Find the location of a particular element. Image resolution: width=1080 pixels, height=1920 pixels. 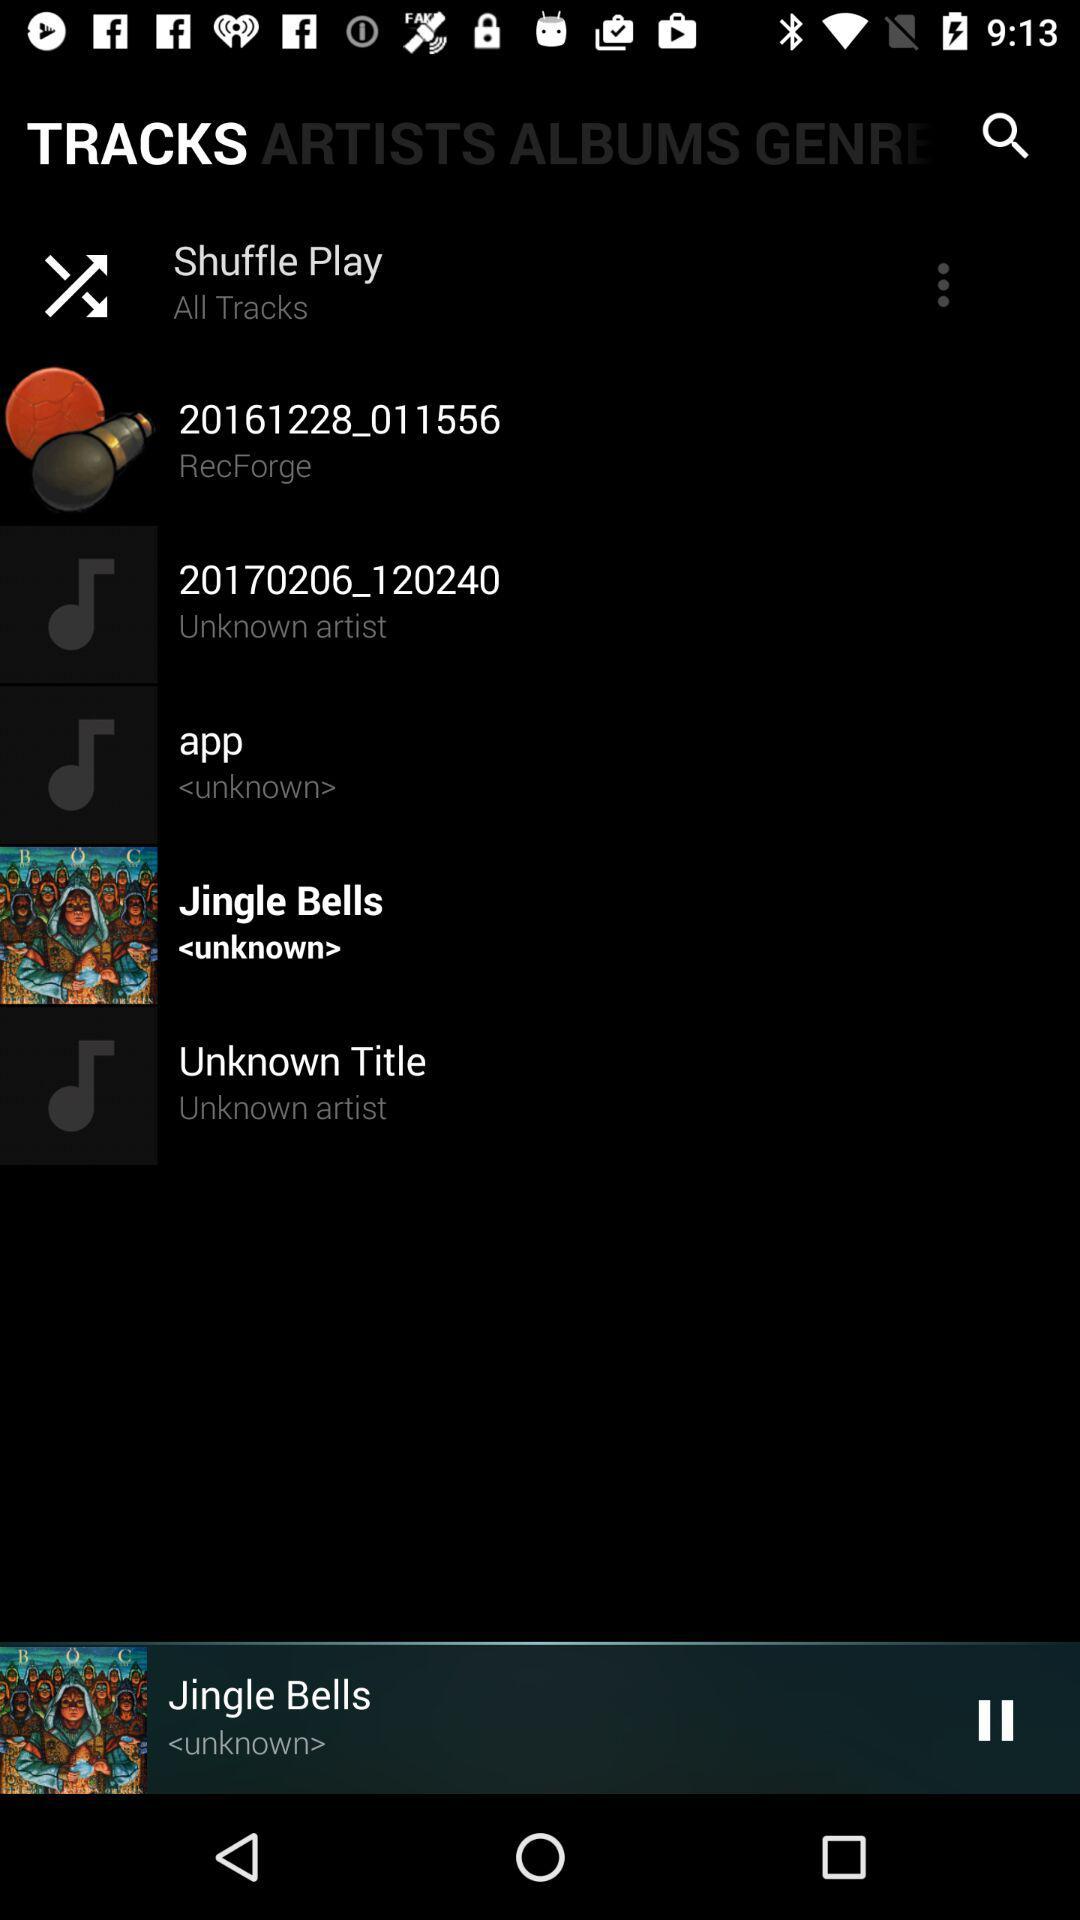

the pause icon is located at coordinates (995, 1719).